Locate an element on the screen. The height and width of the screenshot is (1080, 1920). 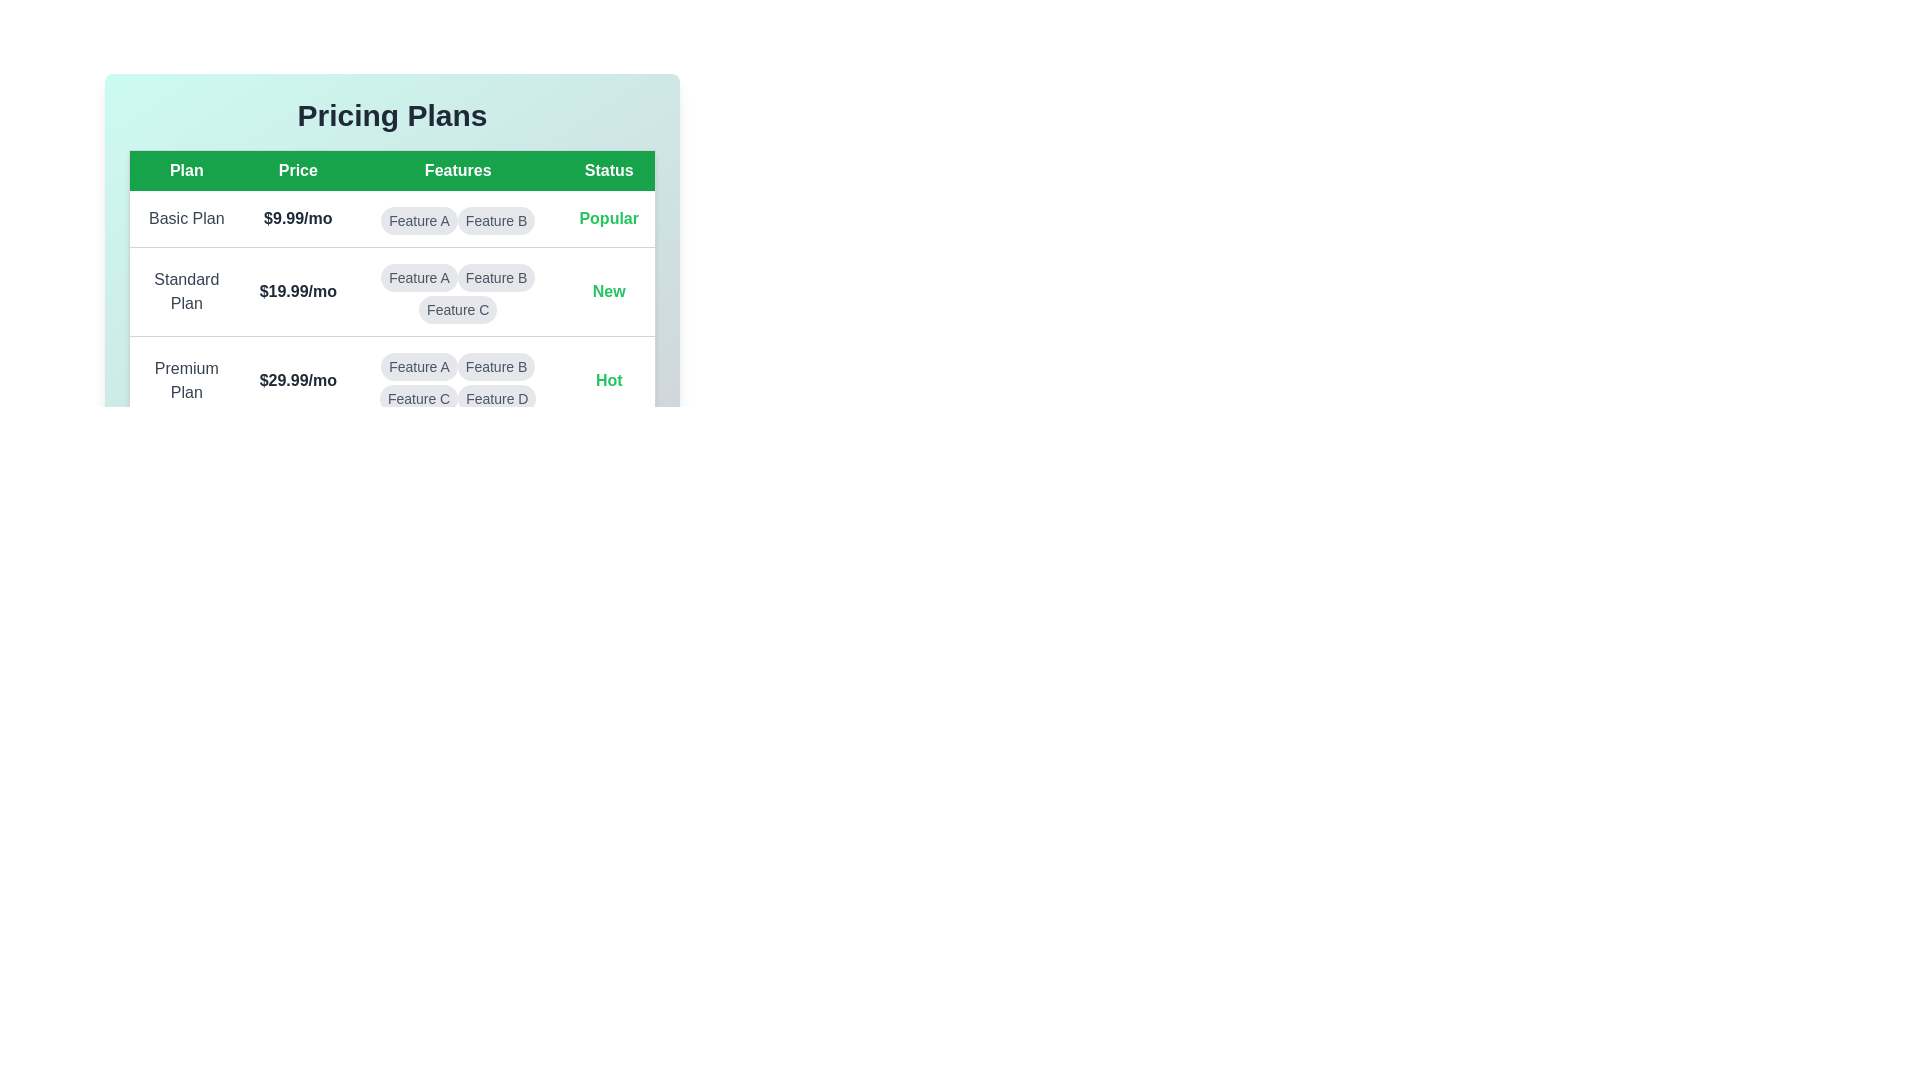
the details of the selected plan: Standard Plan is located at coordinates (186, 292).